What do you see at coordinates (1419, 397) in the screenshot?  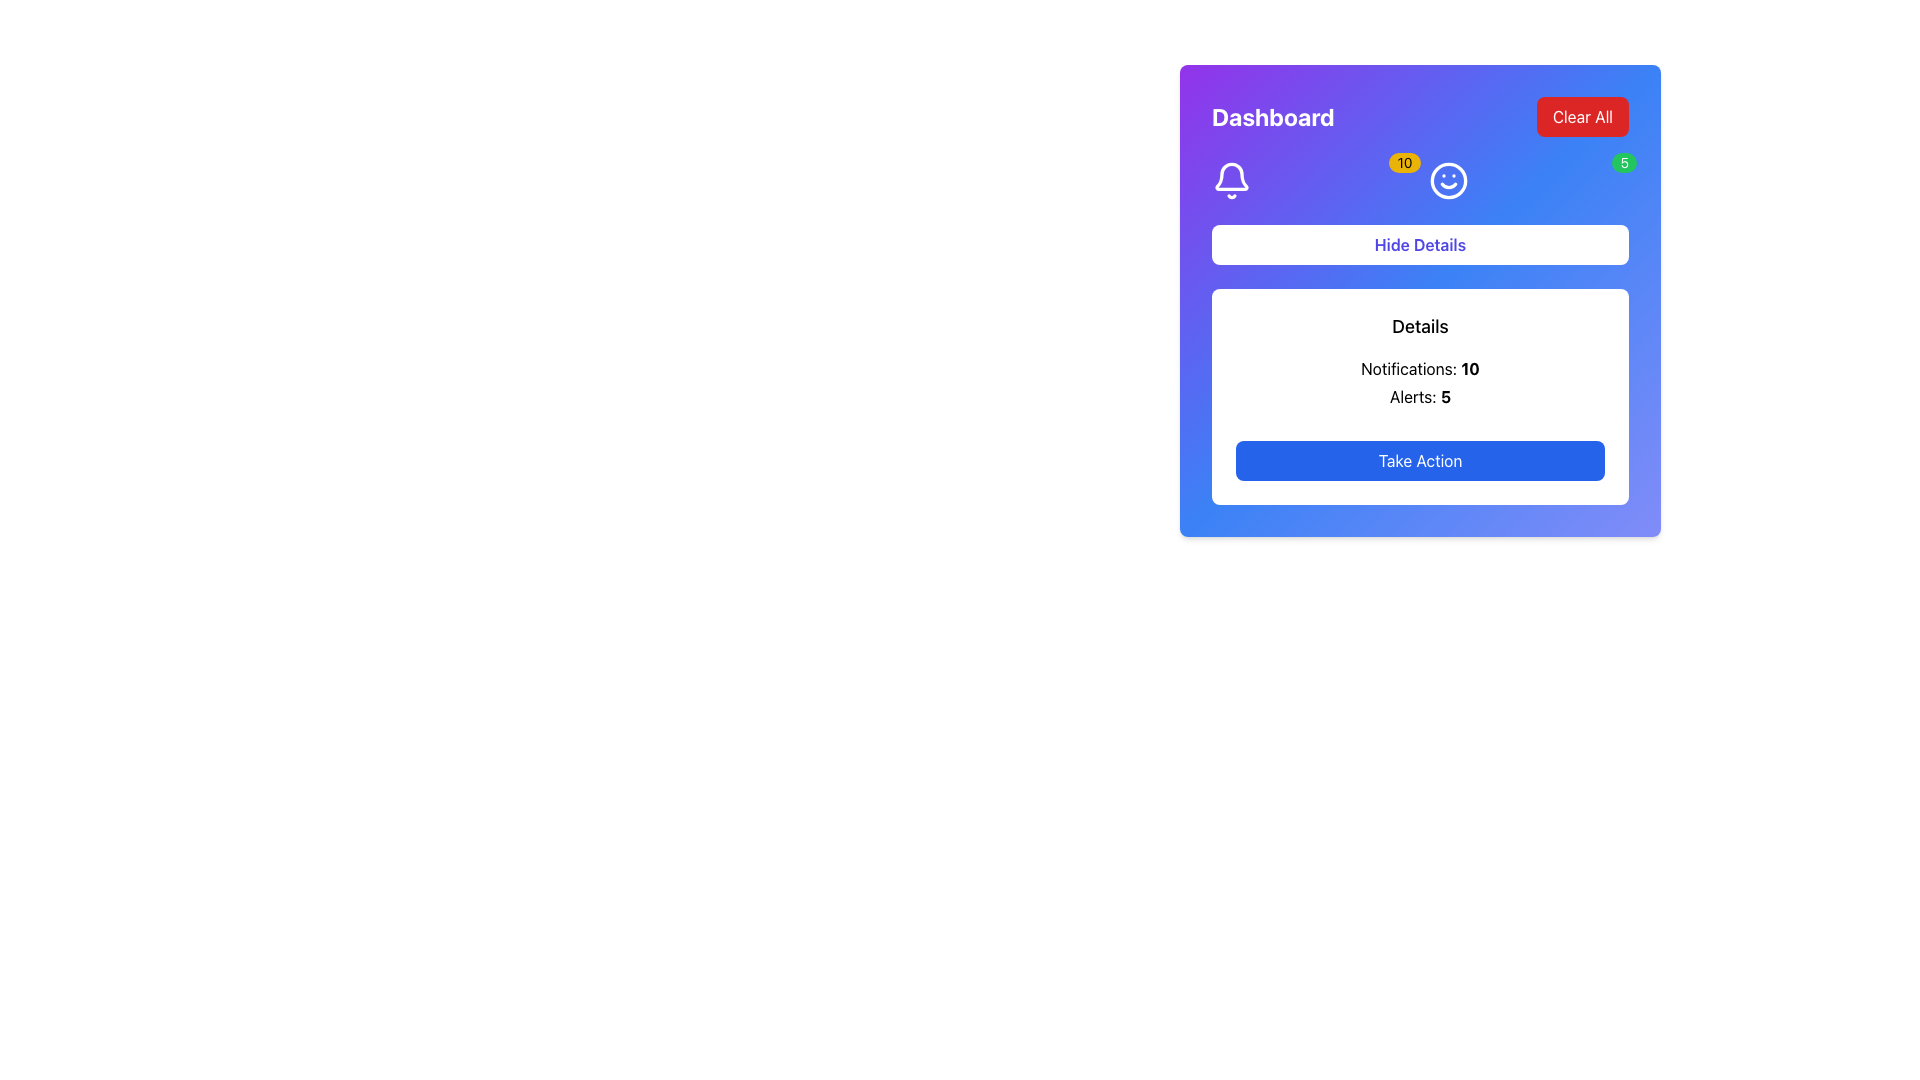 I see `the text label displaying 'Alerts: 5' in bold, located in the 'Details' section of the dashboard, immediately below 'Notifications: 10'` at bounding box center [1419, 397].